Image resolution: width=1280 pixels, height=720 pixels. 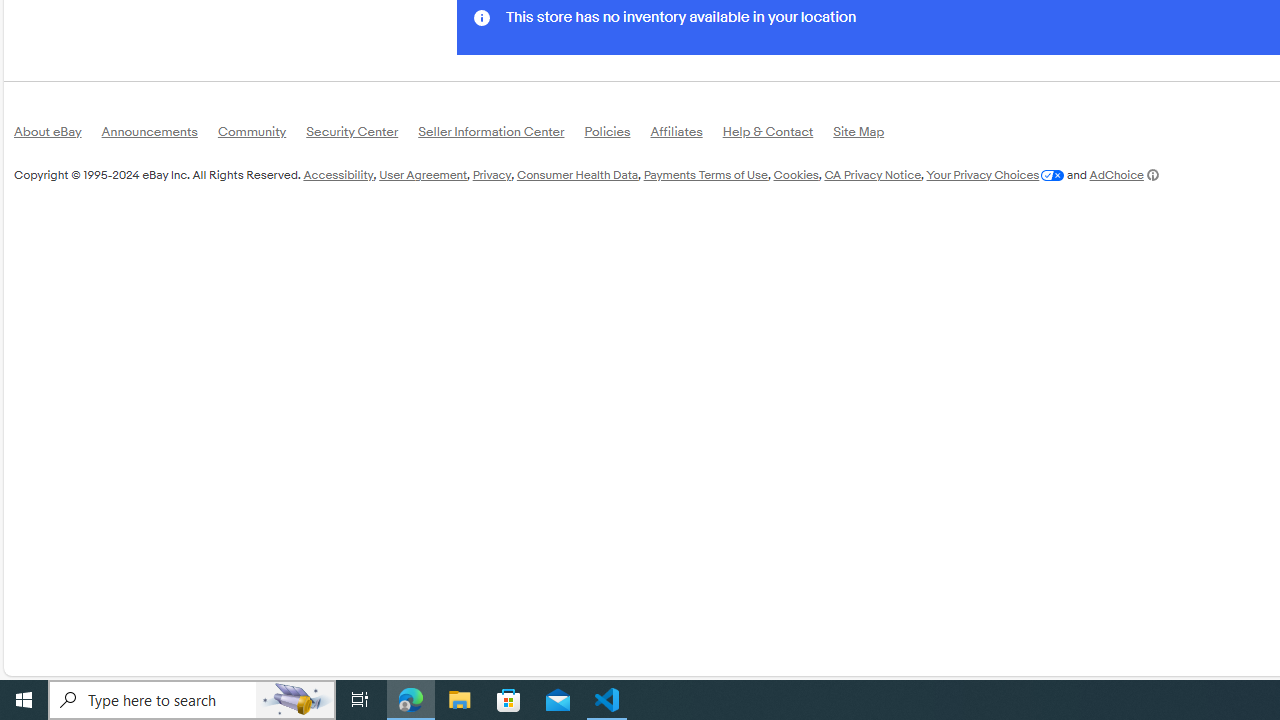 What do you see at coordinates (795, 173) in the screenshot?
I see `'Cookies'` at bounding box center [795, 173].